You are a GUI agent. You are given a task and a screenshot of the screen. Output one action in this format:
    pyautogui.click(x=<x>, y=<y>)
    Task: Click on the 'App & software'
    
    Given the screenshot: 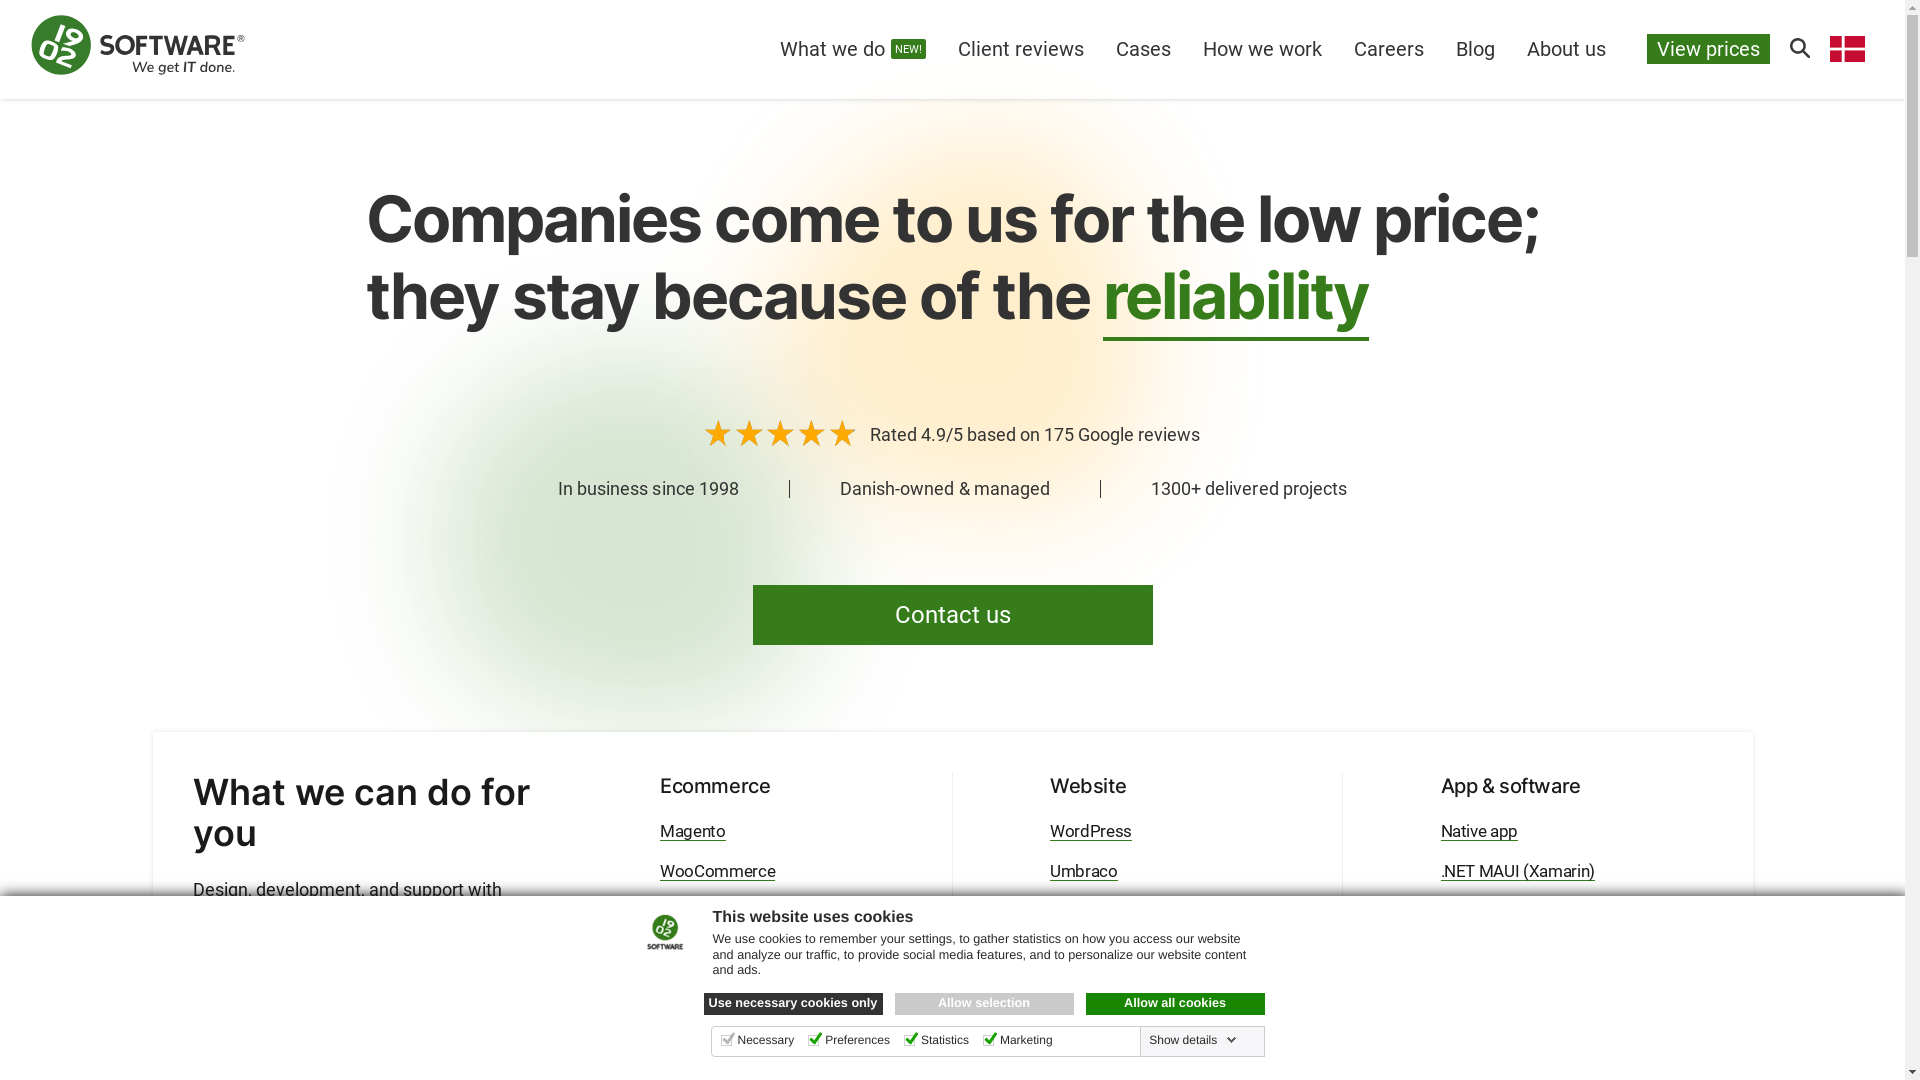 What is the action you would take?
    pyautogui.click(x=1510, y=785)
    